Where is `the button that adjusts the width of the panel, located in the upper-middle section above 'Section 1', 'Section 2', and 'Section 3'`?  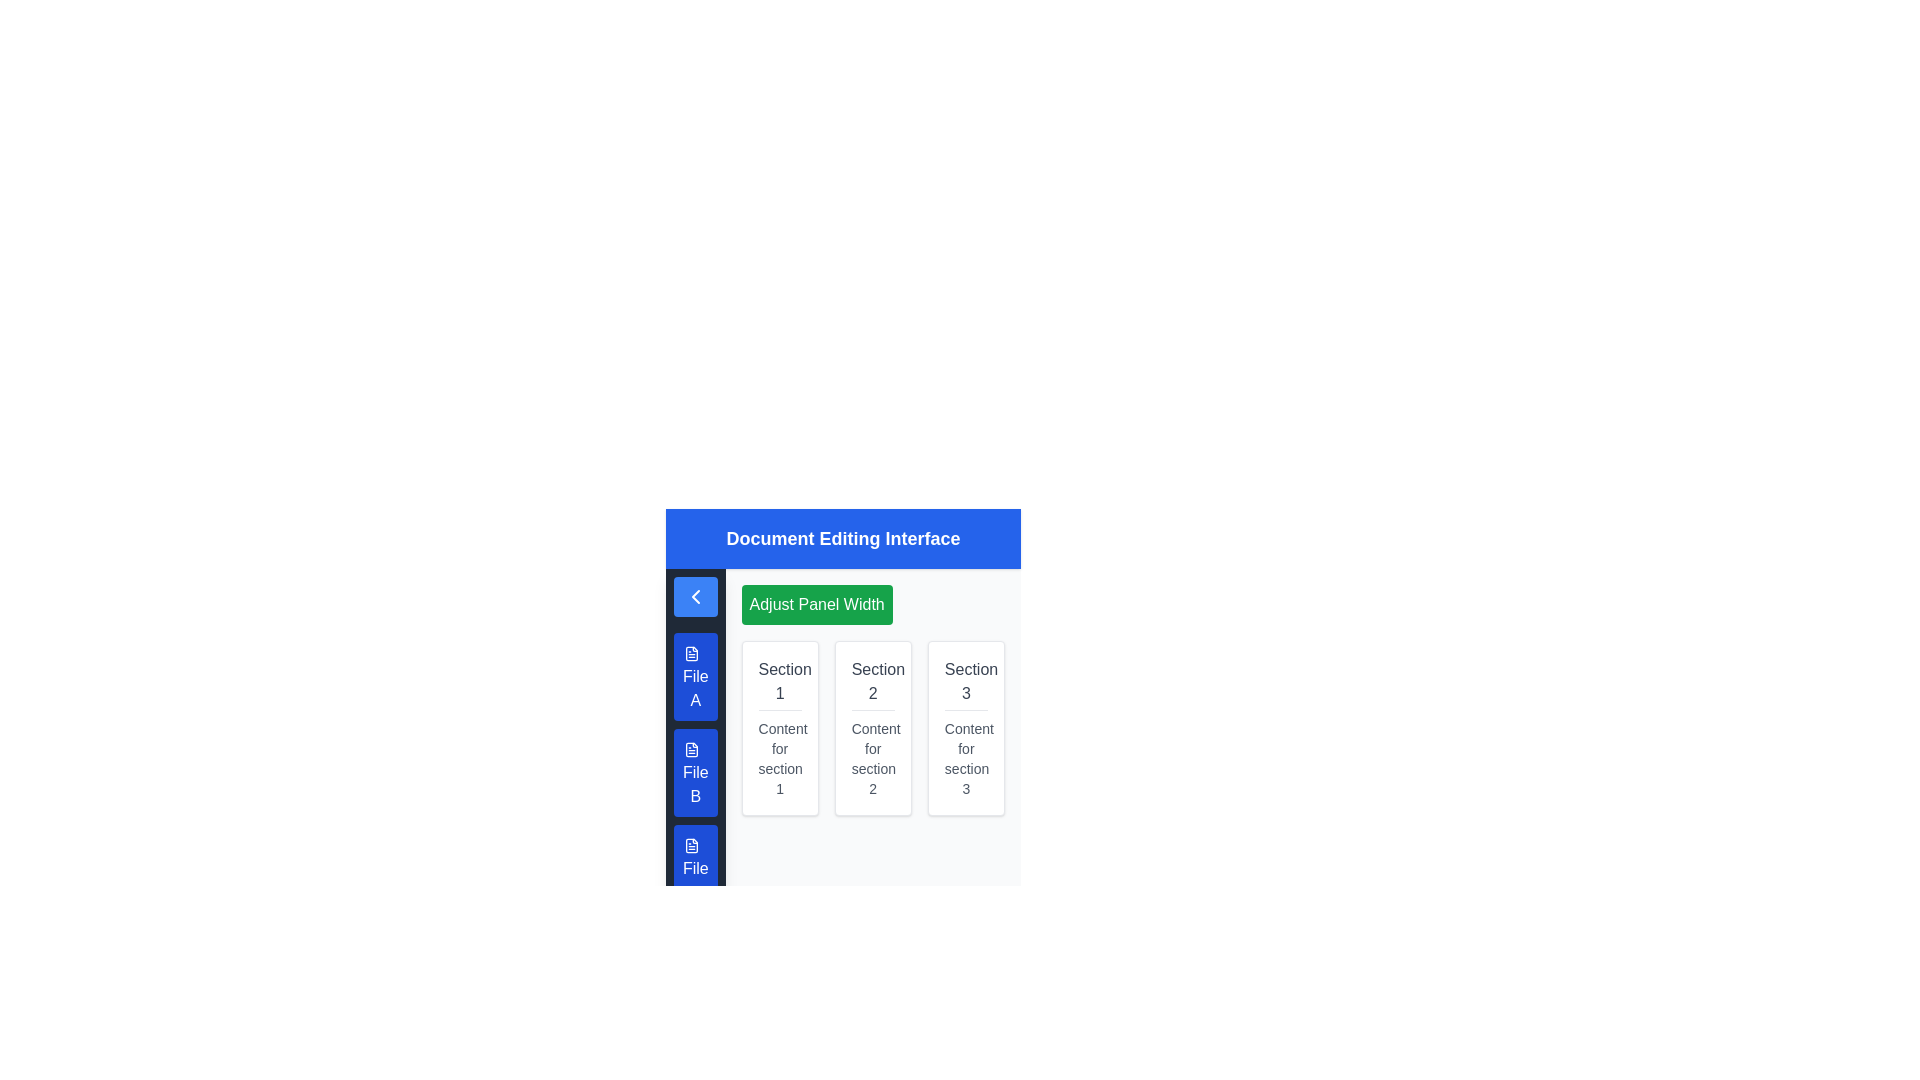
the button that adjusts the width of the panel, located in the upper-middle section above 'Section 1', 'Section 2', and 'Section 3' is located at coordinates (873, 604).